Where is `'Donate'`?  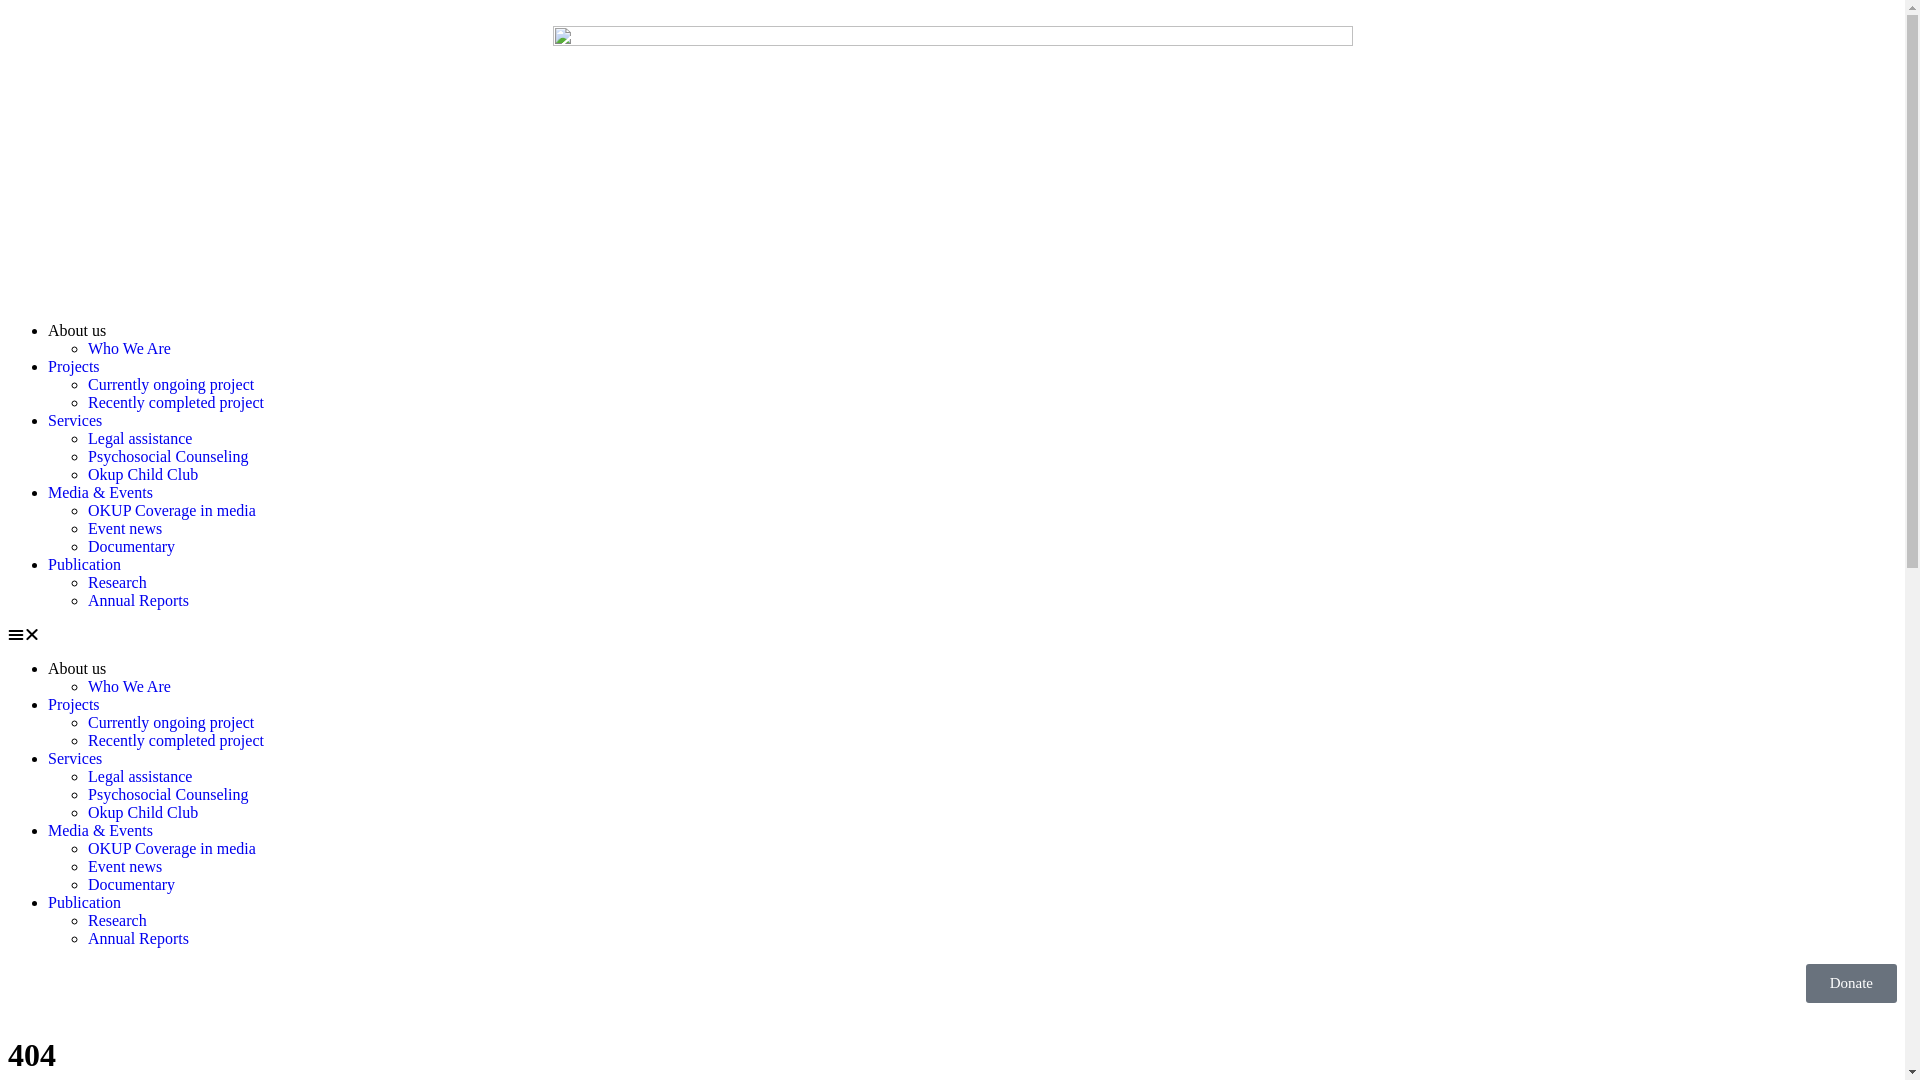
'Donate' is located at coordinates (1850, 982).